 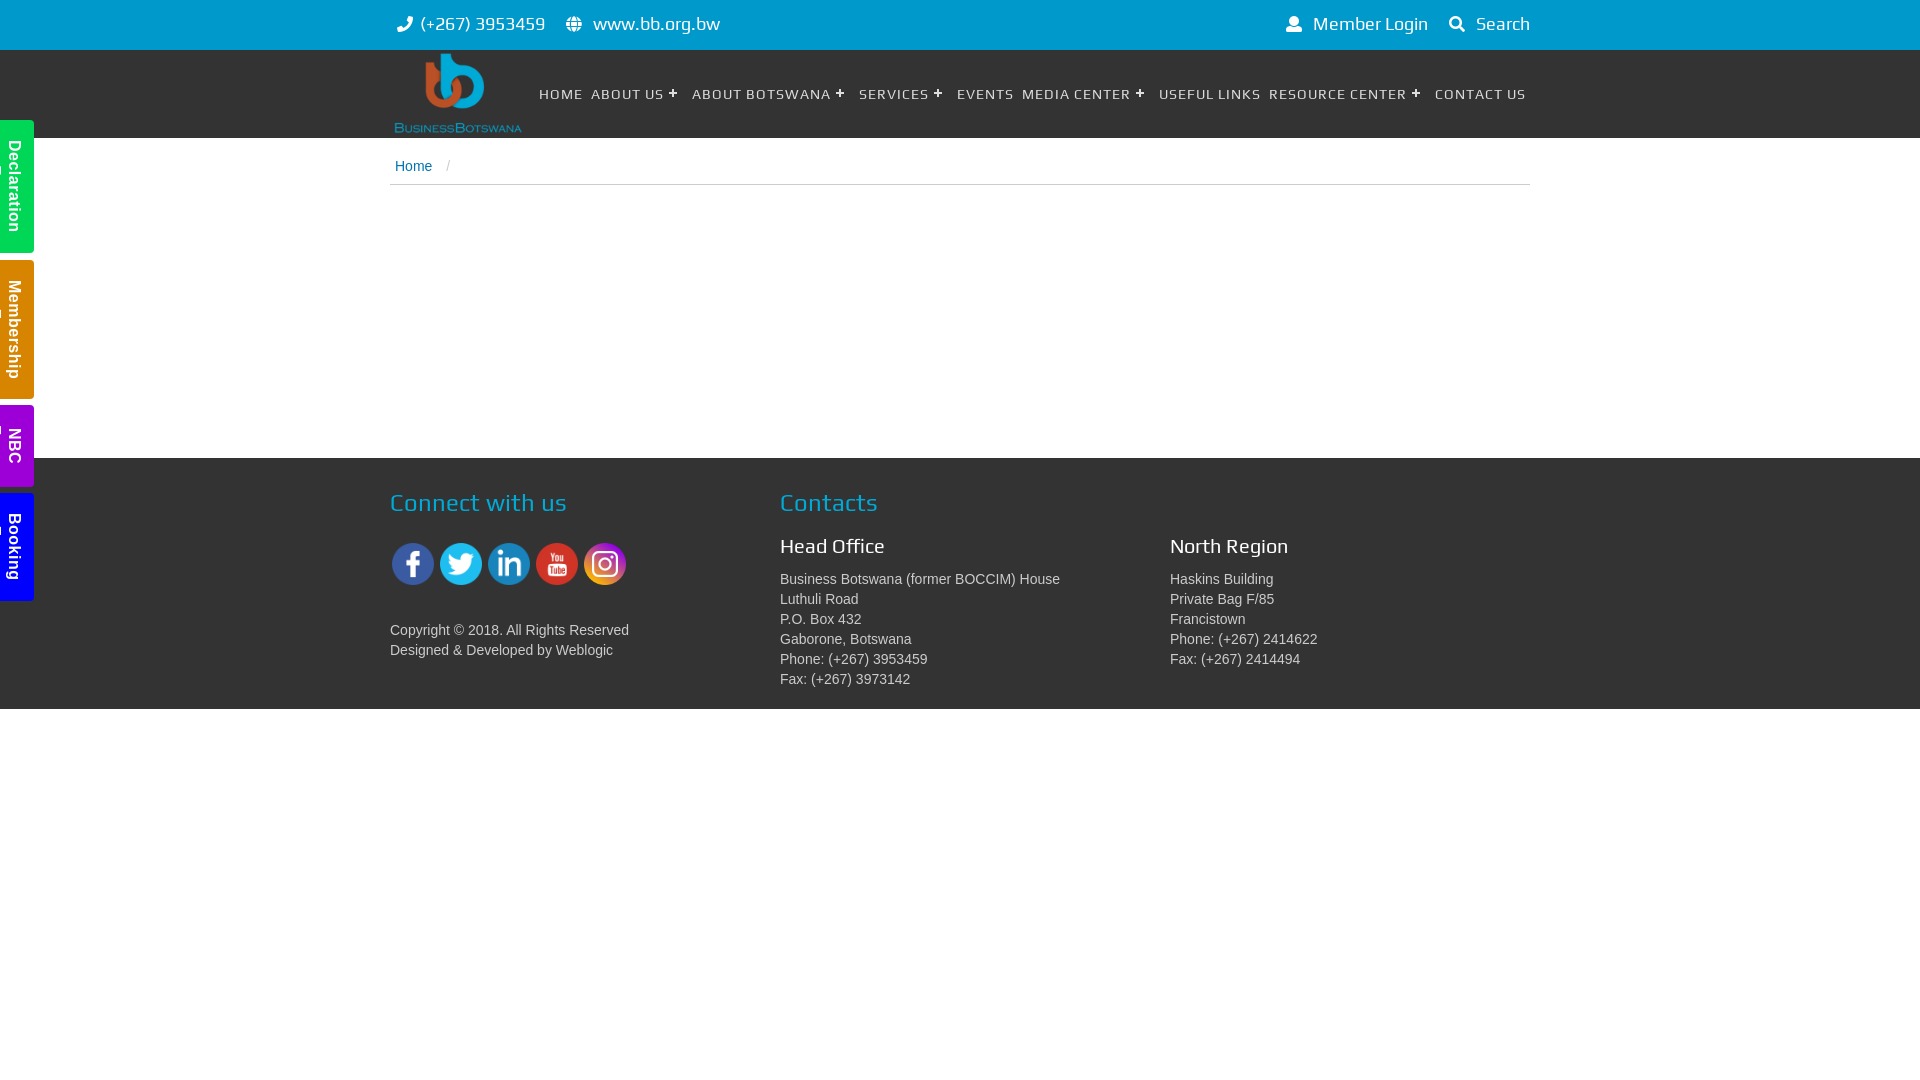 I want to click on 'ABOUT US', so click(x=636, y=93).